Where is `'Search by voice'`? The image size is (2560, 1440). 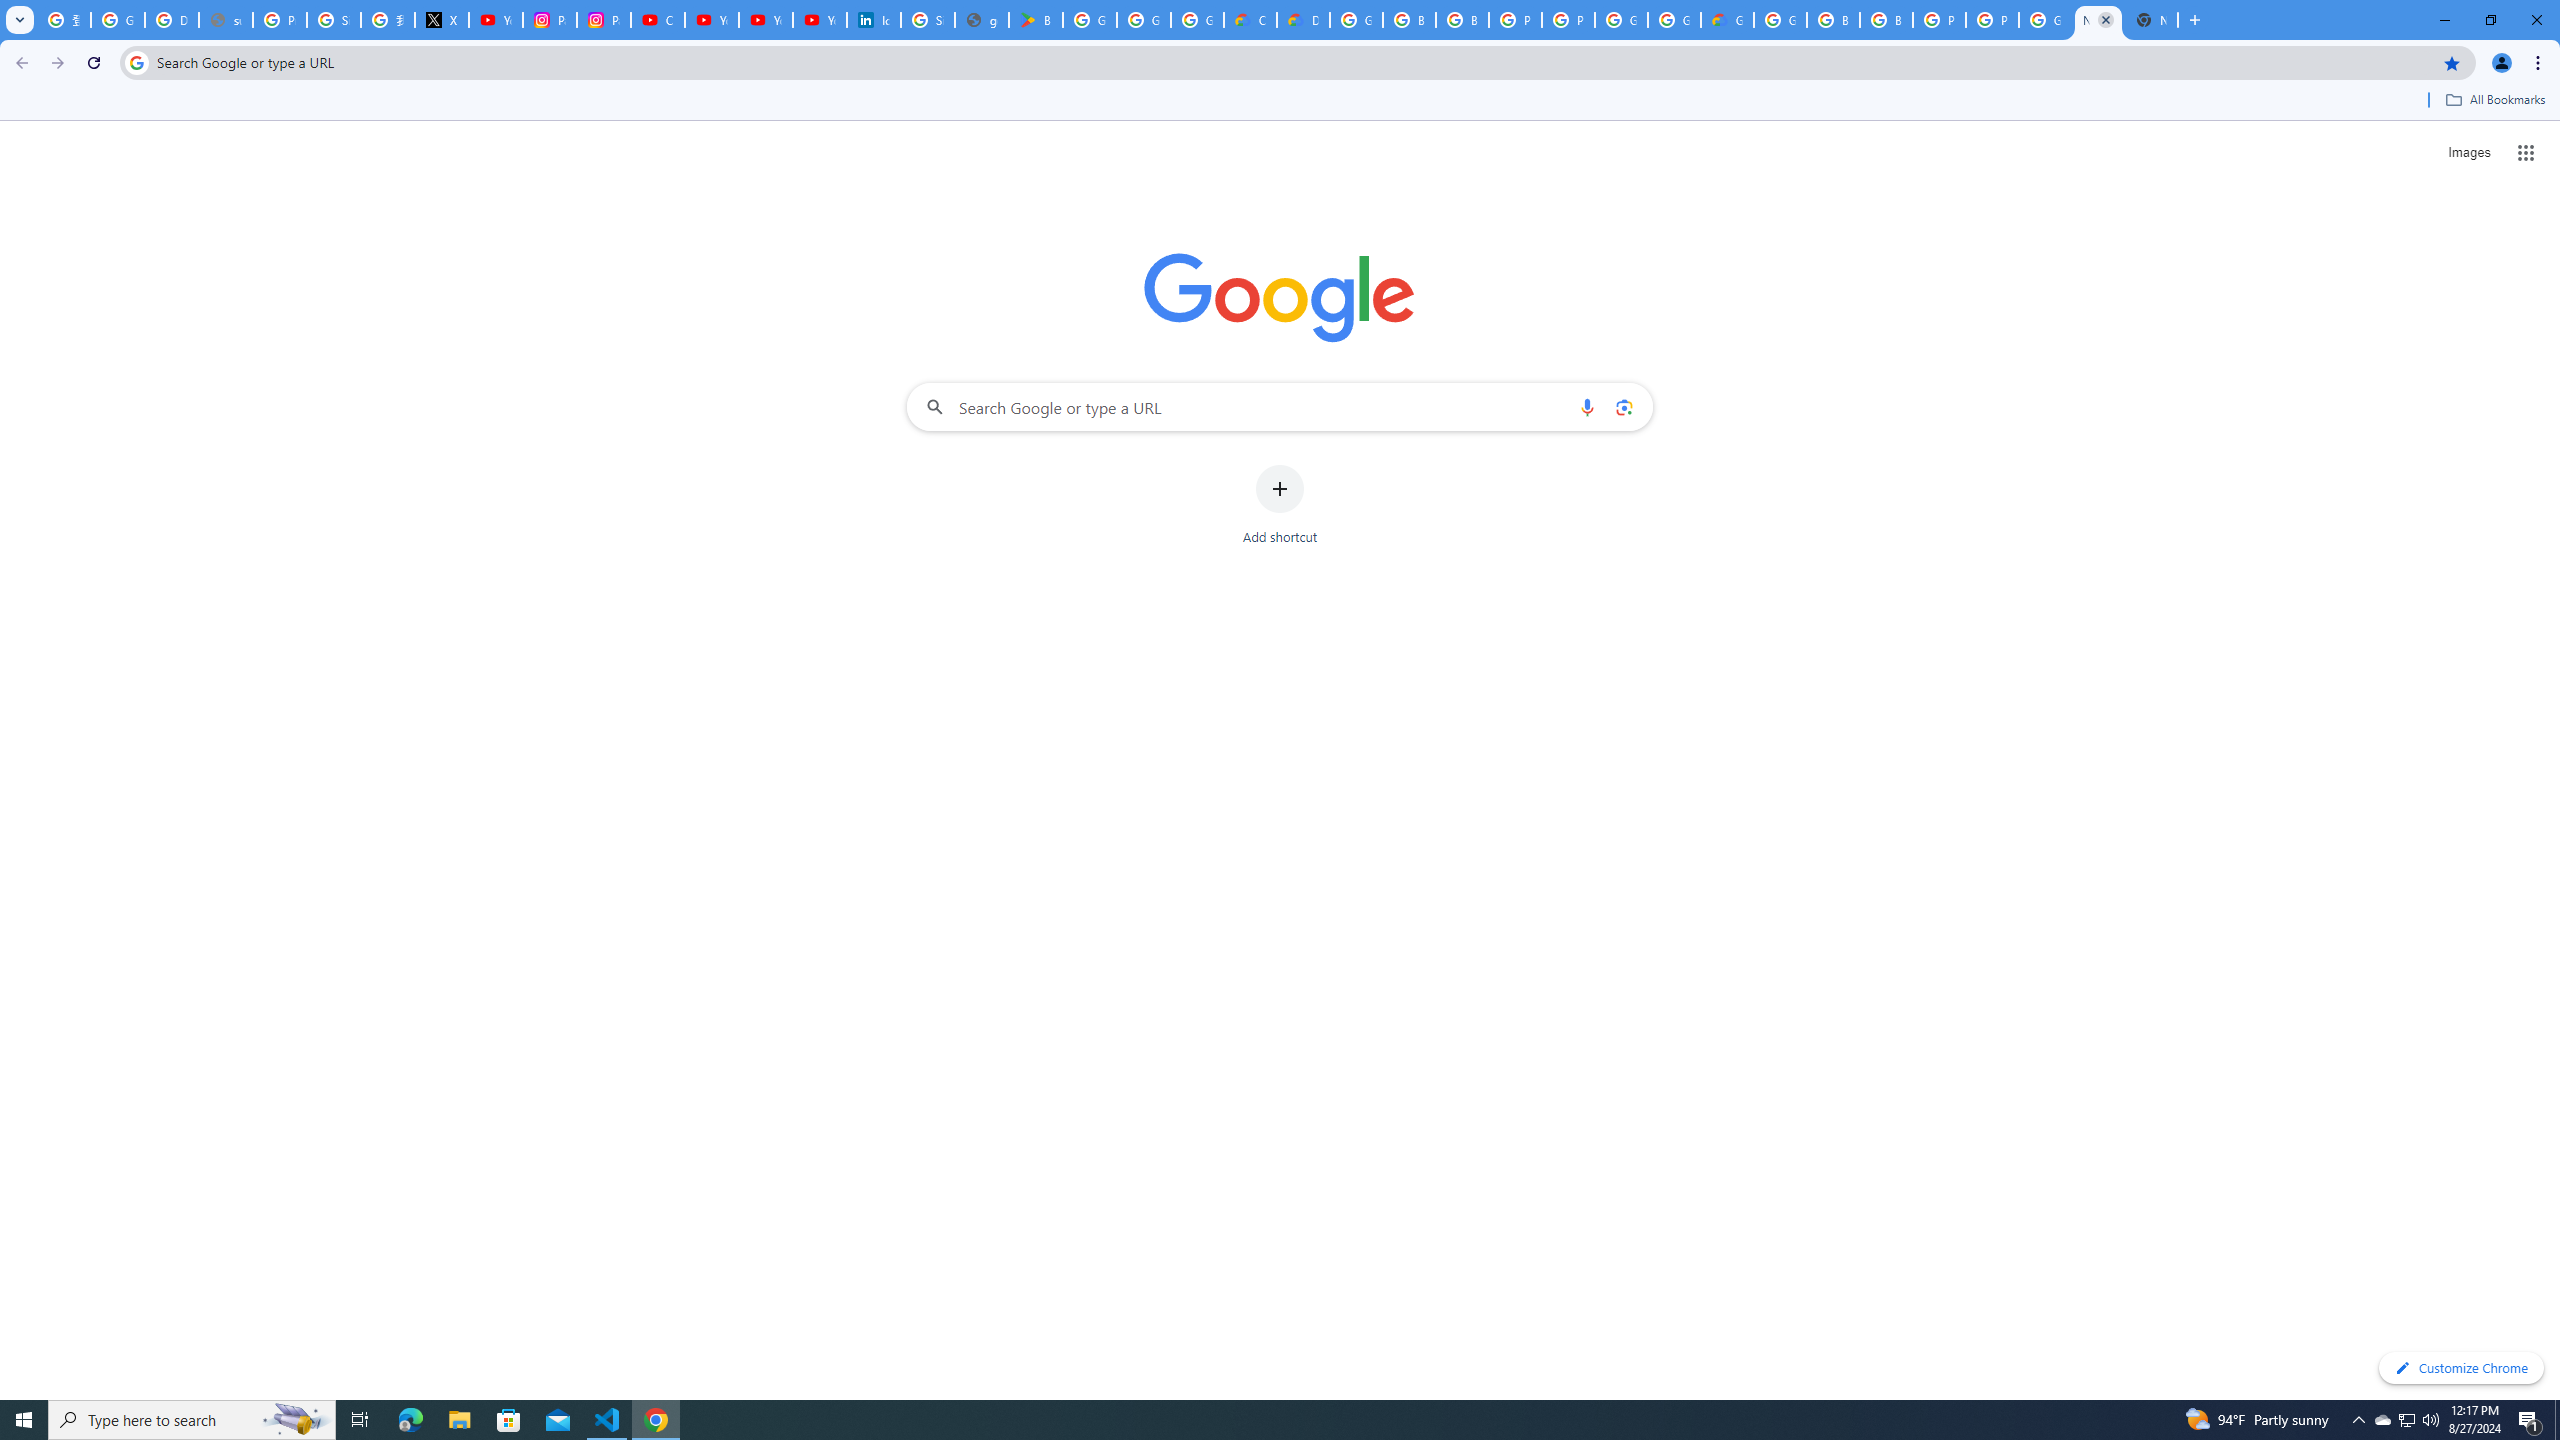
'Search by voice' is located at coordinates (1586, 405).